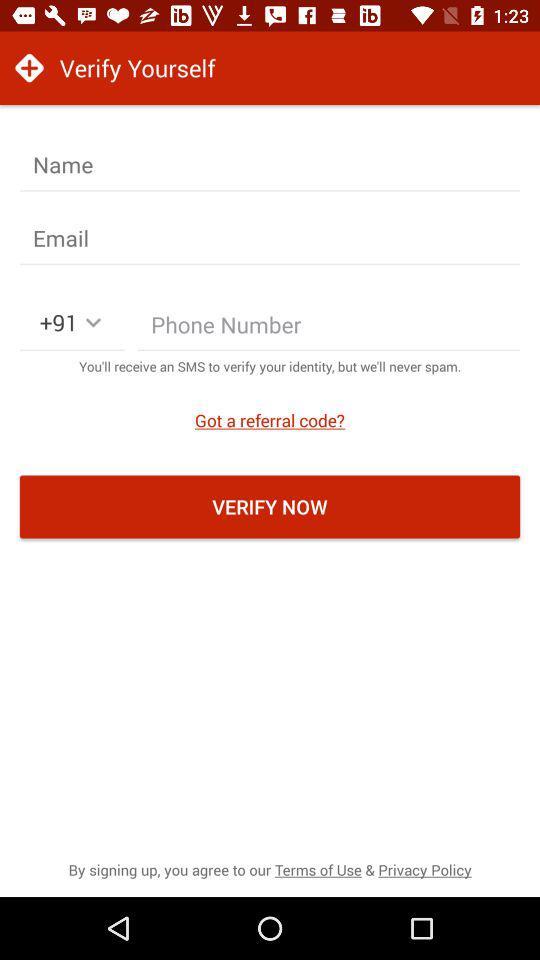 The image size is (540, 960). Describe the element at coordinates (270, 505) in the screenshot. I see `verify now icon` at that location.